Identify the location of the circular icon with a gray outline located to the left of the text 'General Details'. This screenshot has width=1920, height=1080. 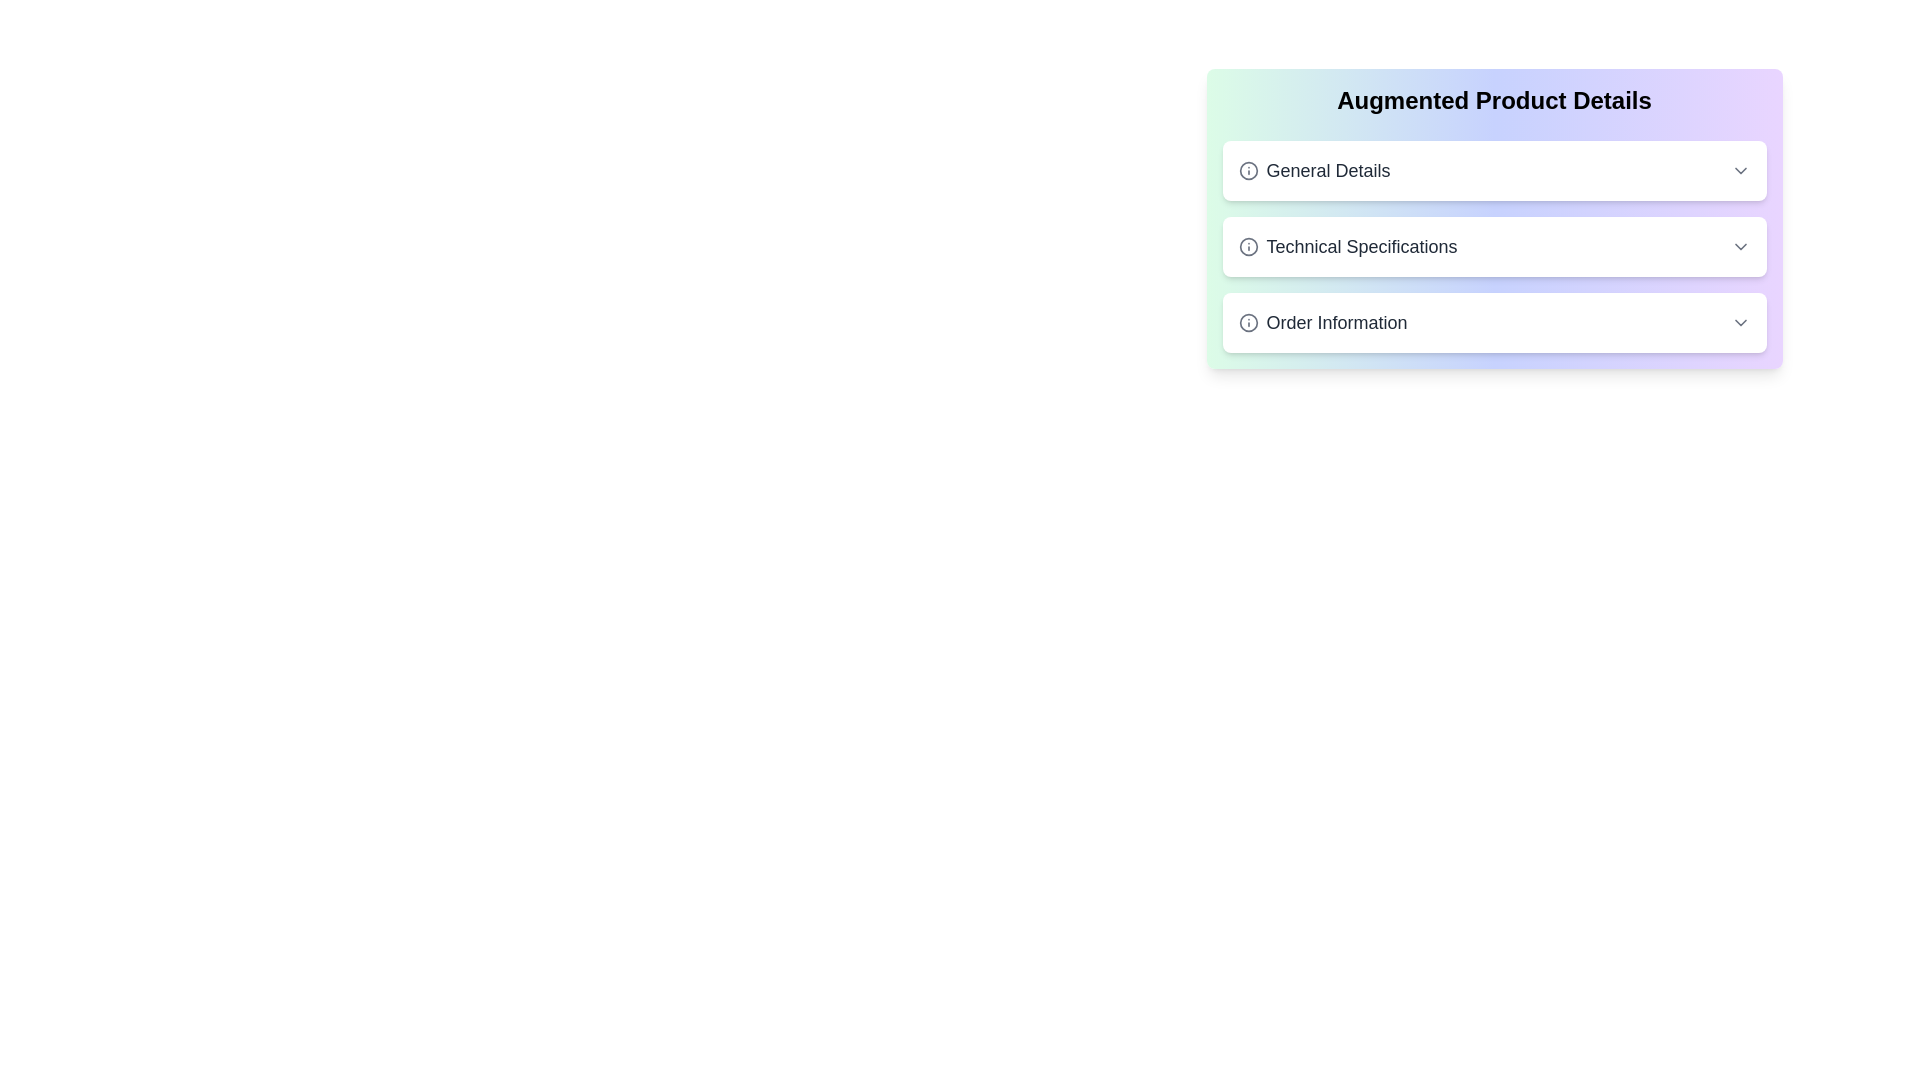
(1247, 169).